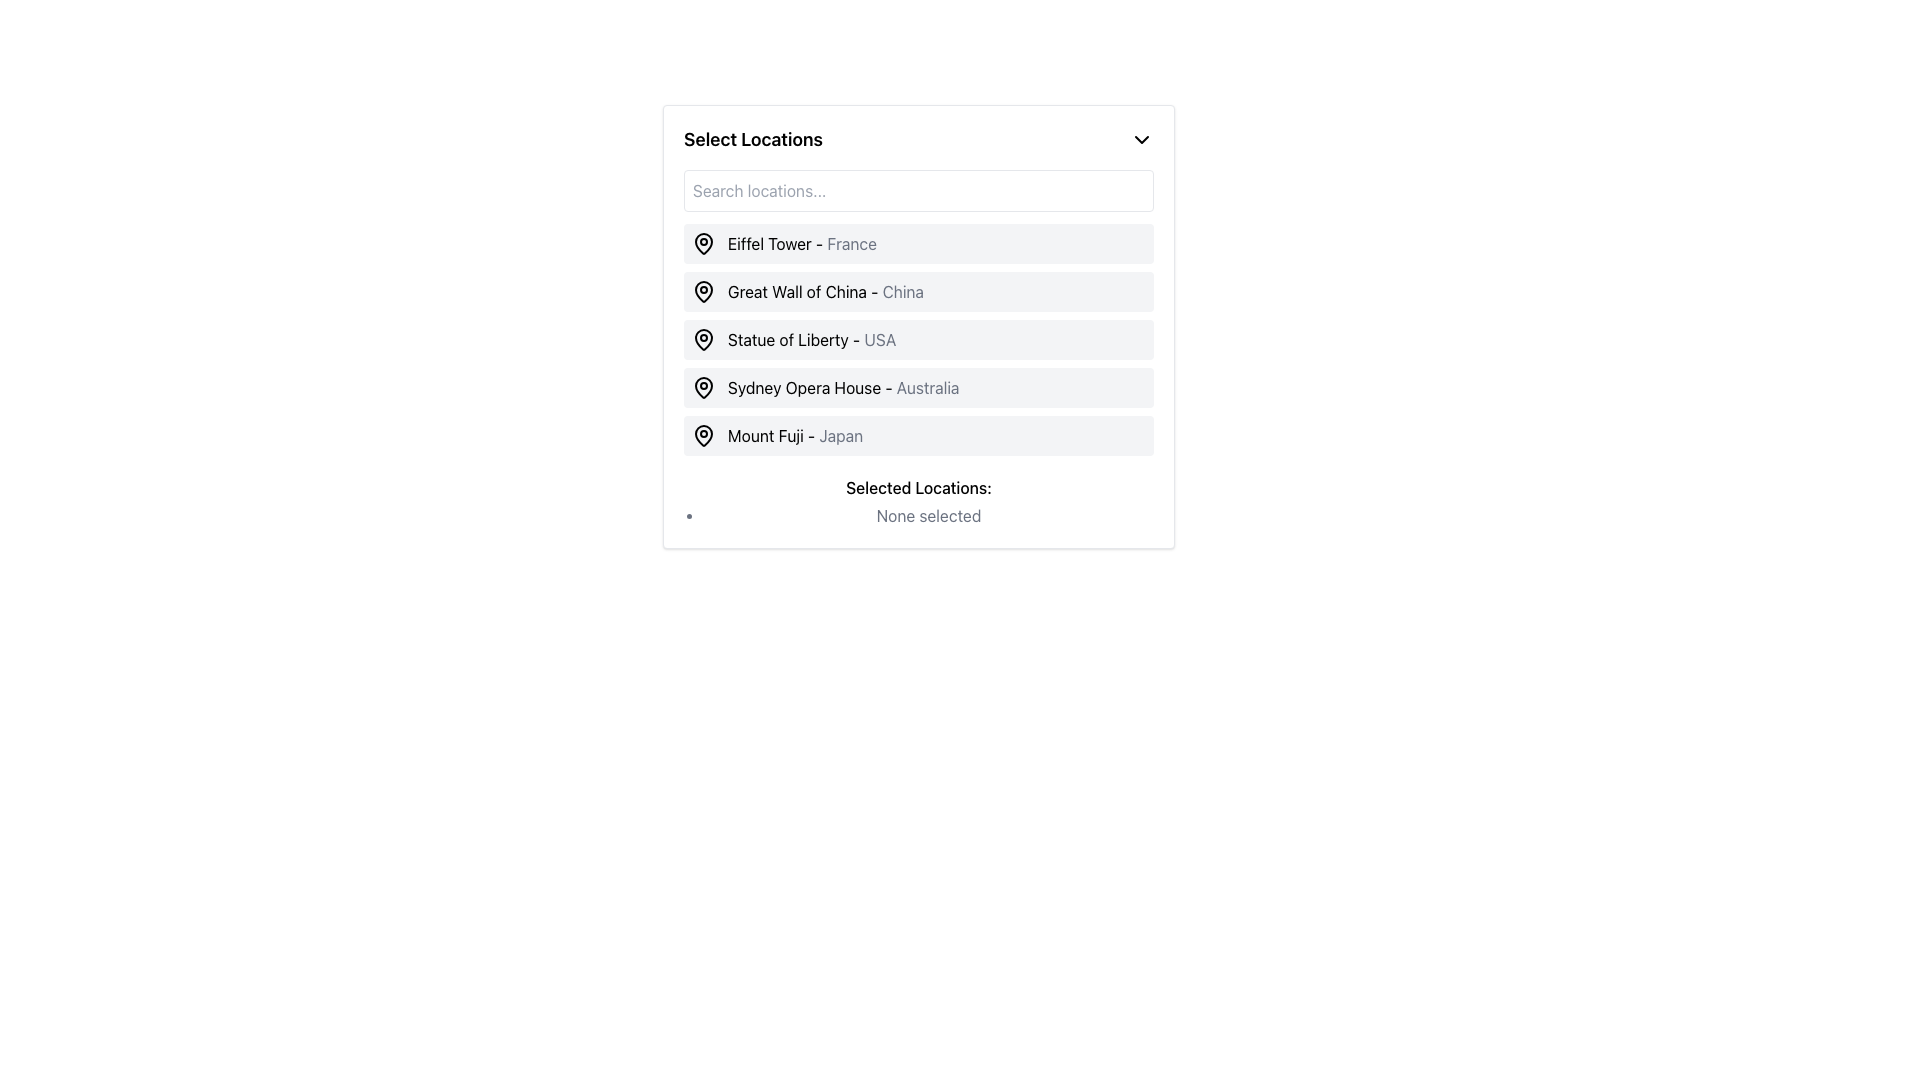 Image resolution: width=1920 pixels, height=1080 pixels. Describe the element at coordinates (794, 434) in the screenshot. I see `the label displaying 'Mount Fuji - Japan'` at that location.